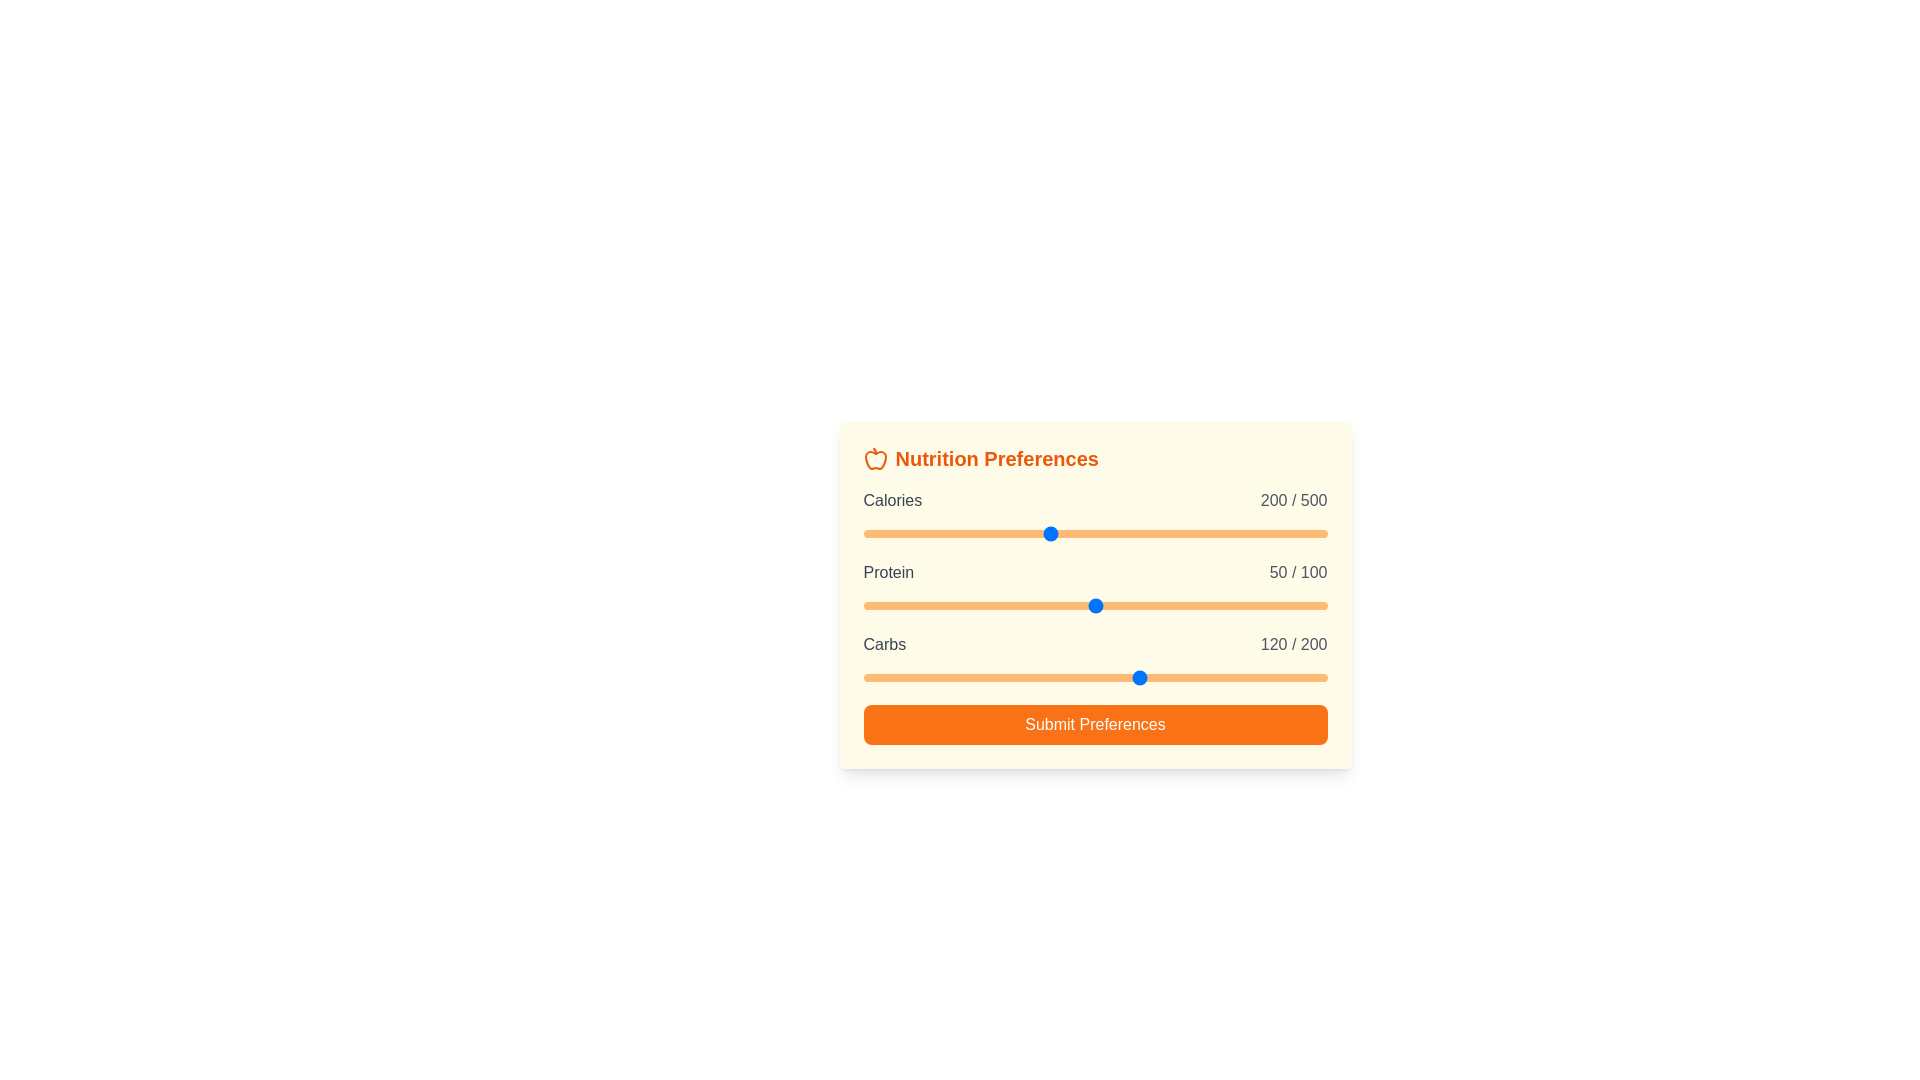 The height and width of the screenshot is (1080, 1920). I want to click on the caloric value, so click(917, 532).